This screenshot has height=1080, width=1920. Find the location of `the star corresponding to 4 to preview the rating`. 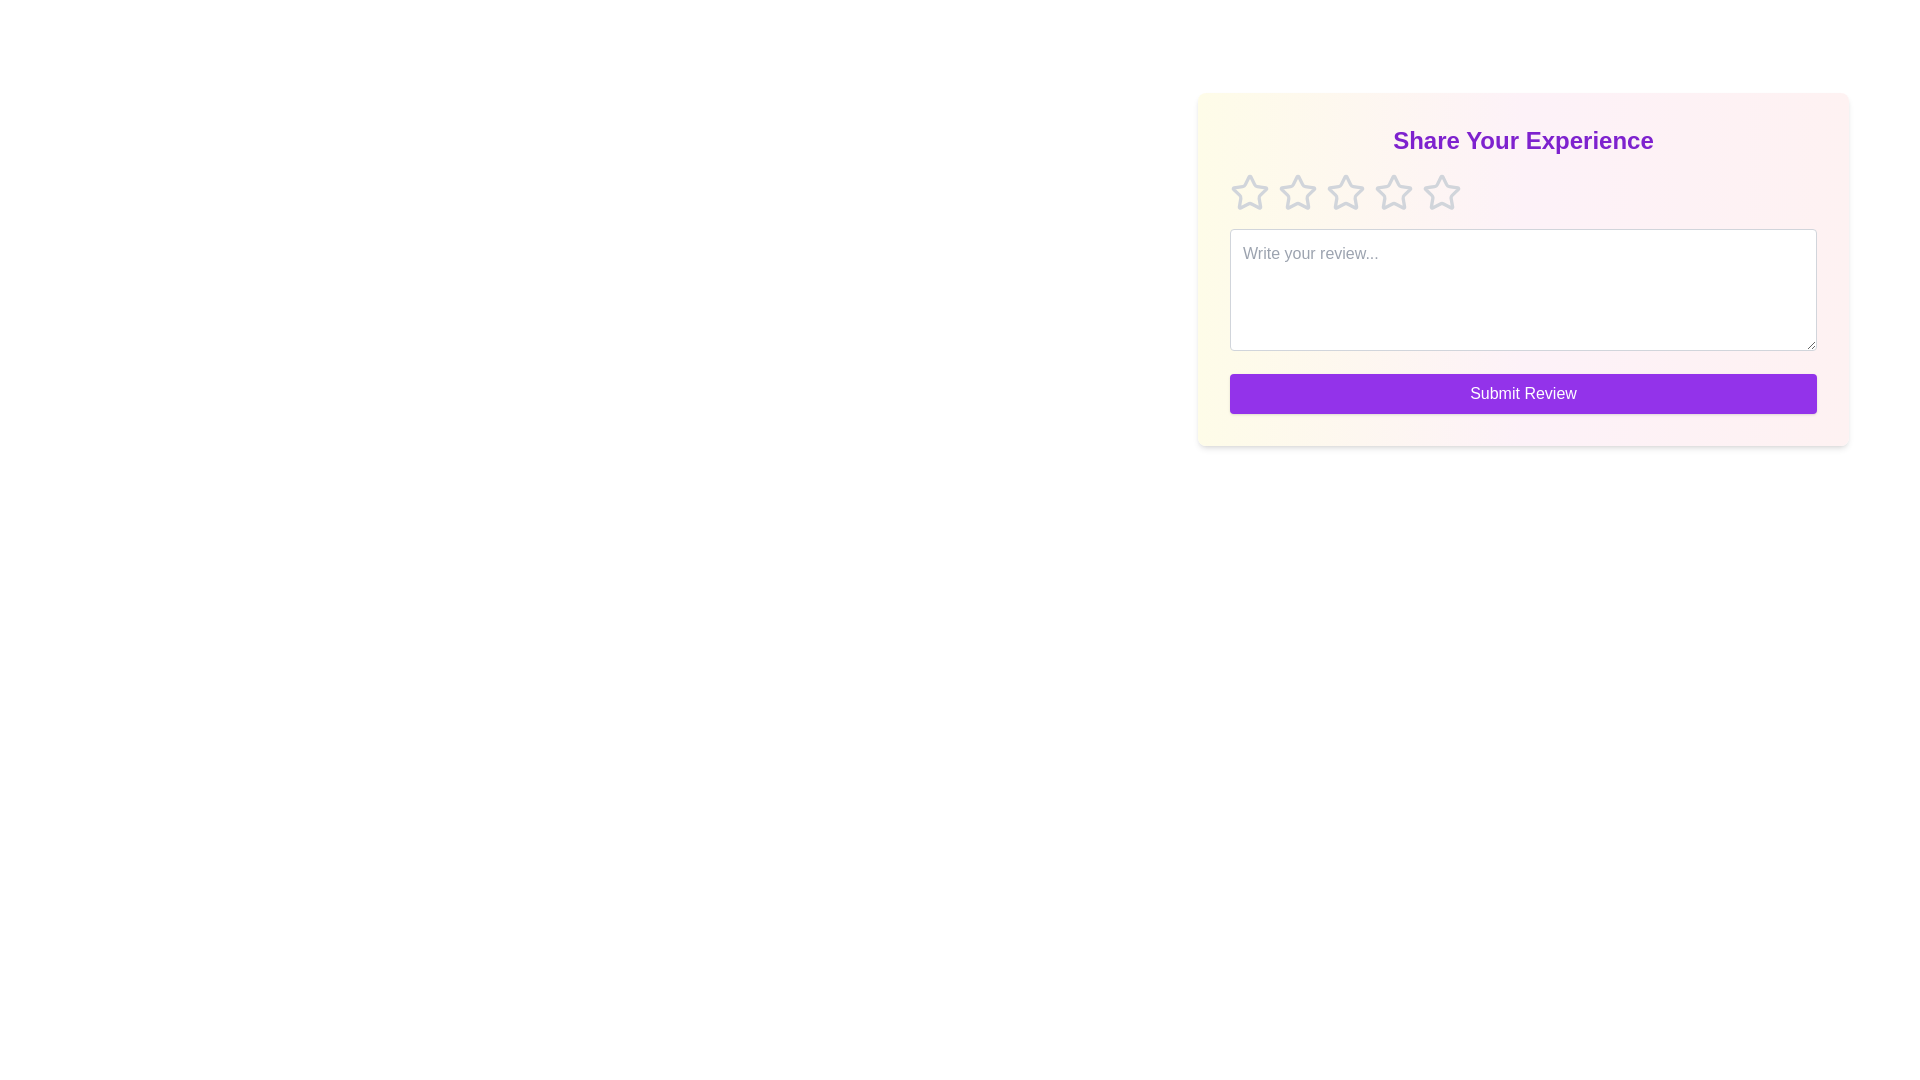

the star corresponding to 4 to preview the rating is located at coordinates (1392, 192).